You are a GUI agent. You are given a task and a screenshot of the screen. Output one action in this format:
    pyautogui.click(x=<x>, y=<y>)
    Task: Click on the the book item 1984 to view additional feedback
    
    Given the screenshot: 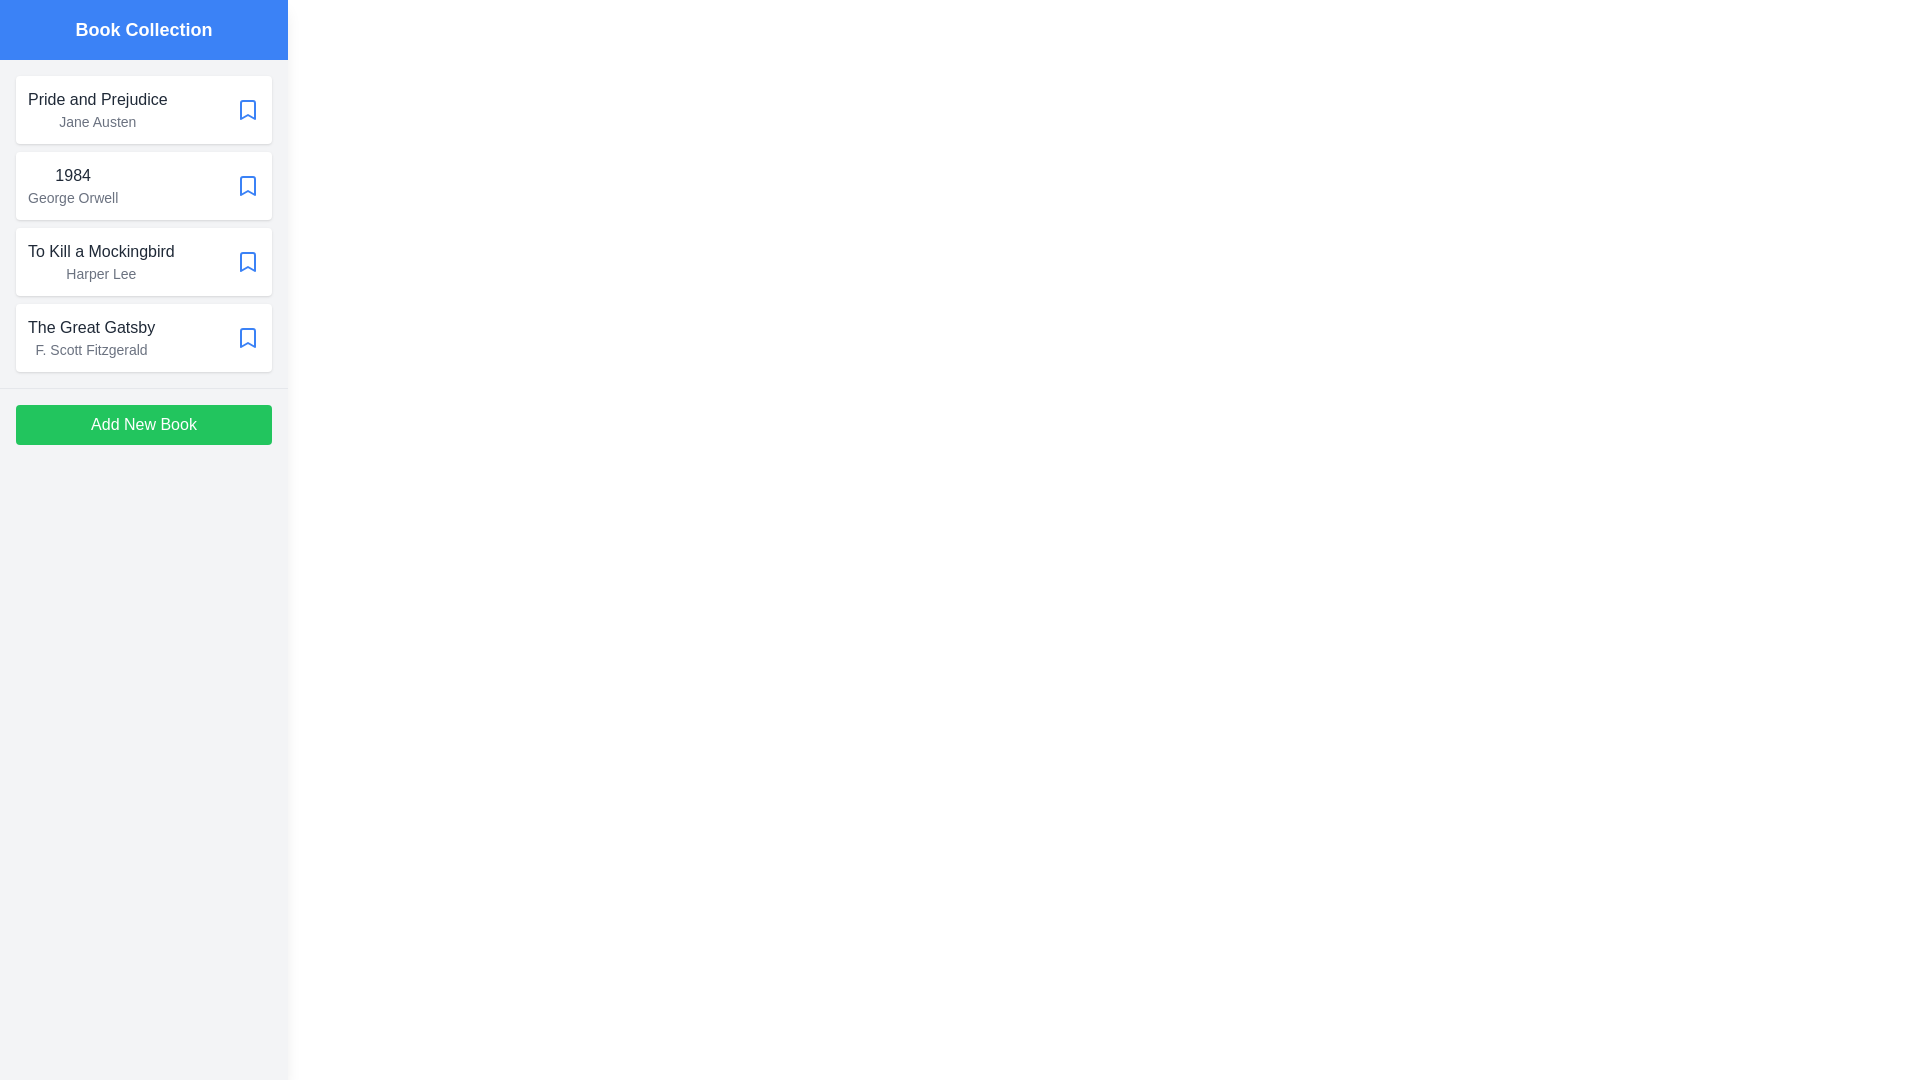 What is the action you would take?
    pyautogui.click(x=143, y=185)
    